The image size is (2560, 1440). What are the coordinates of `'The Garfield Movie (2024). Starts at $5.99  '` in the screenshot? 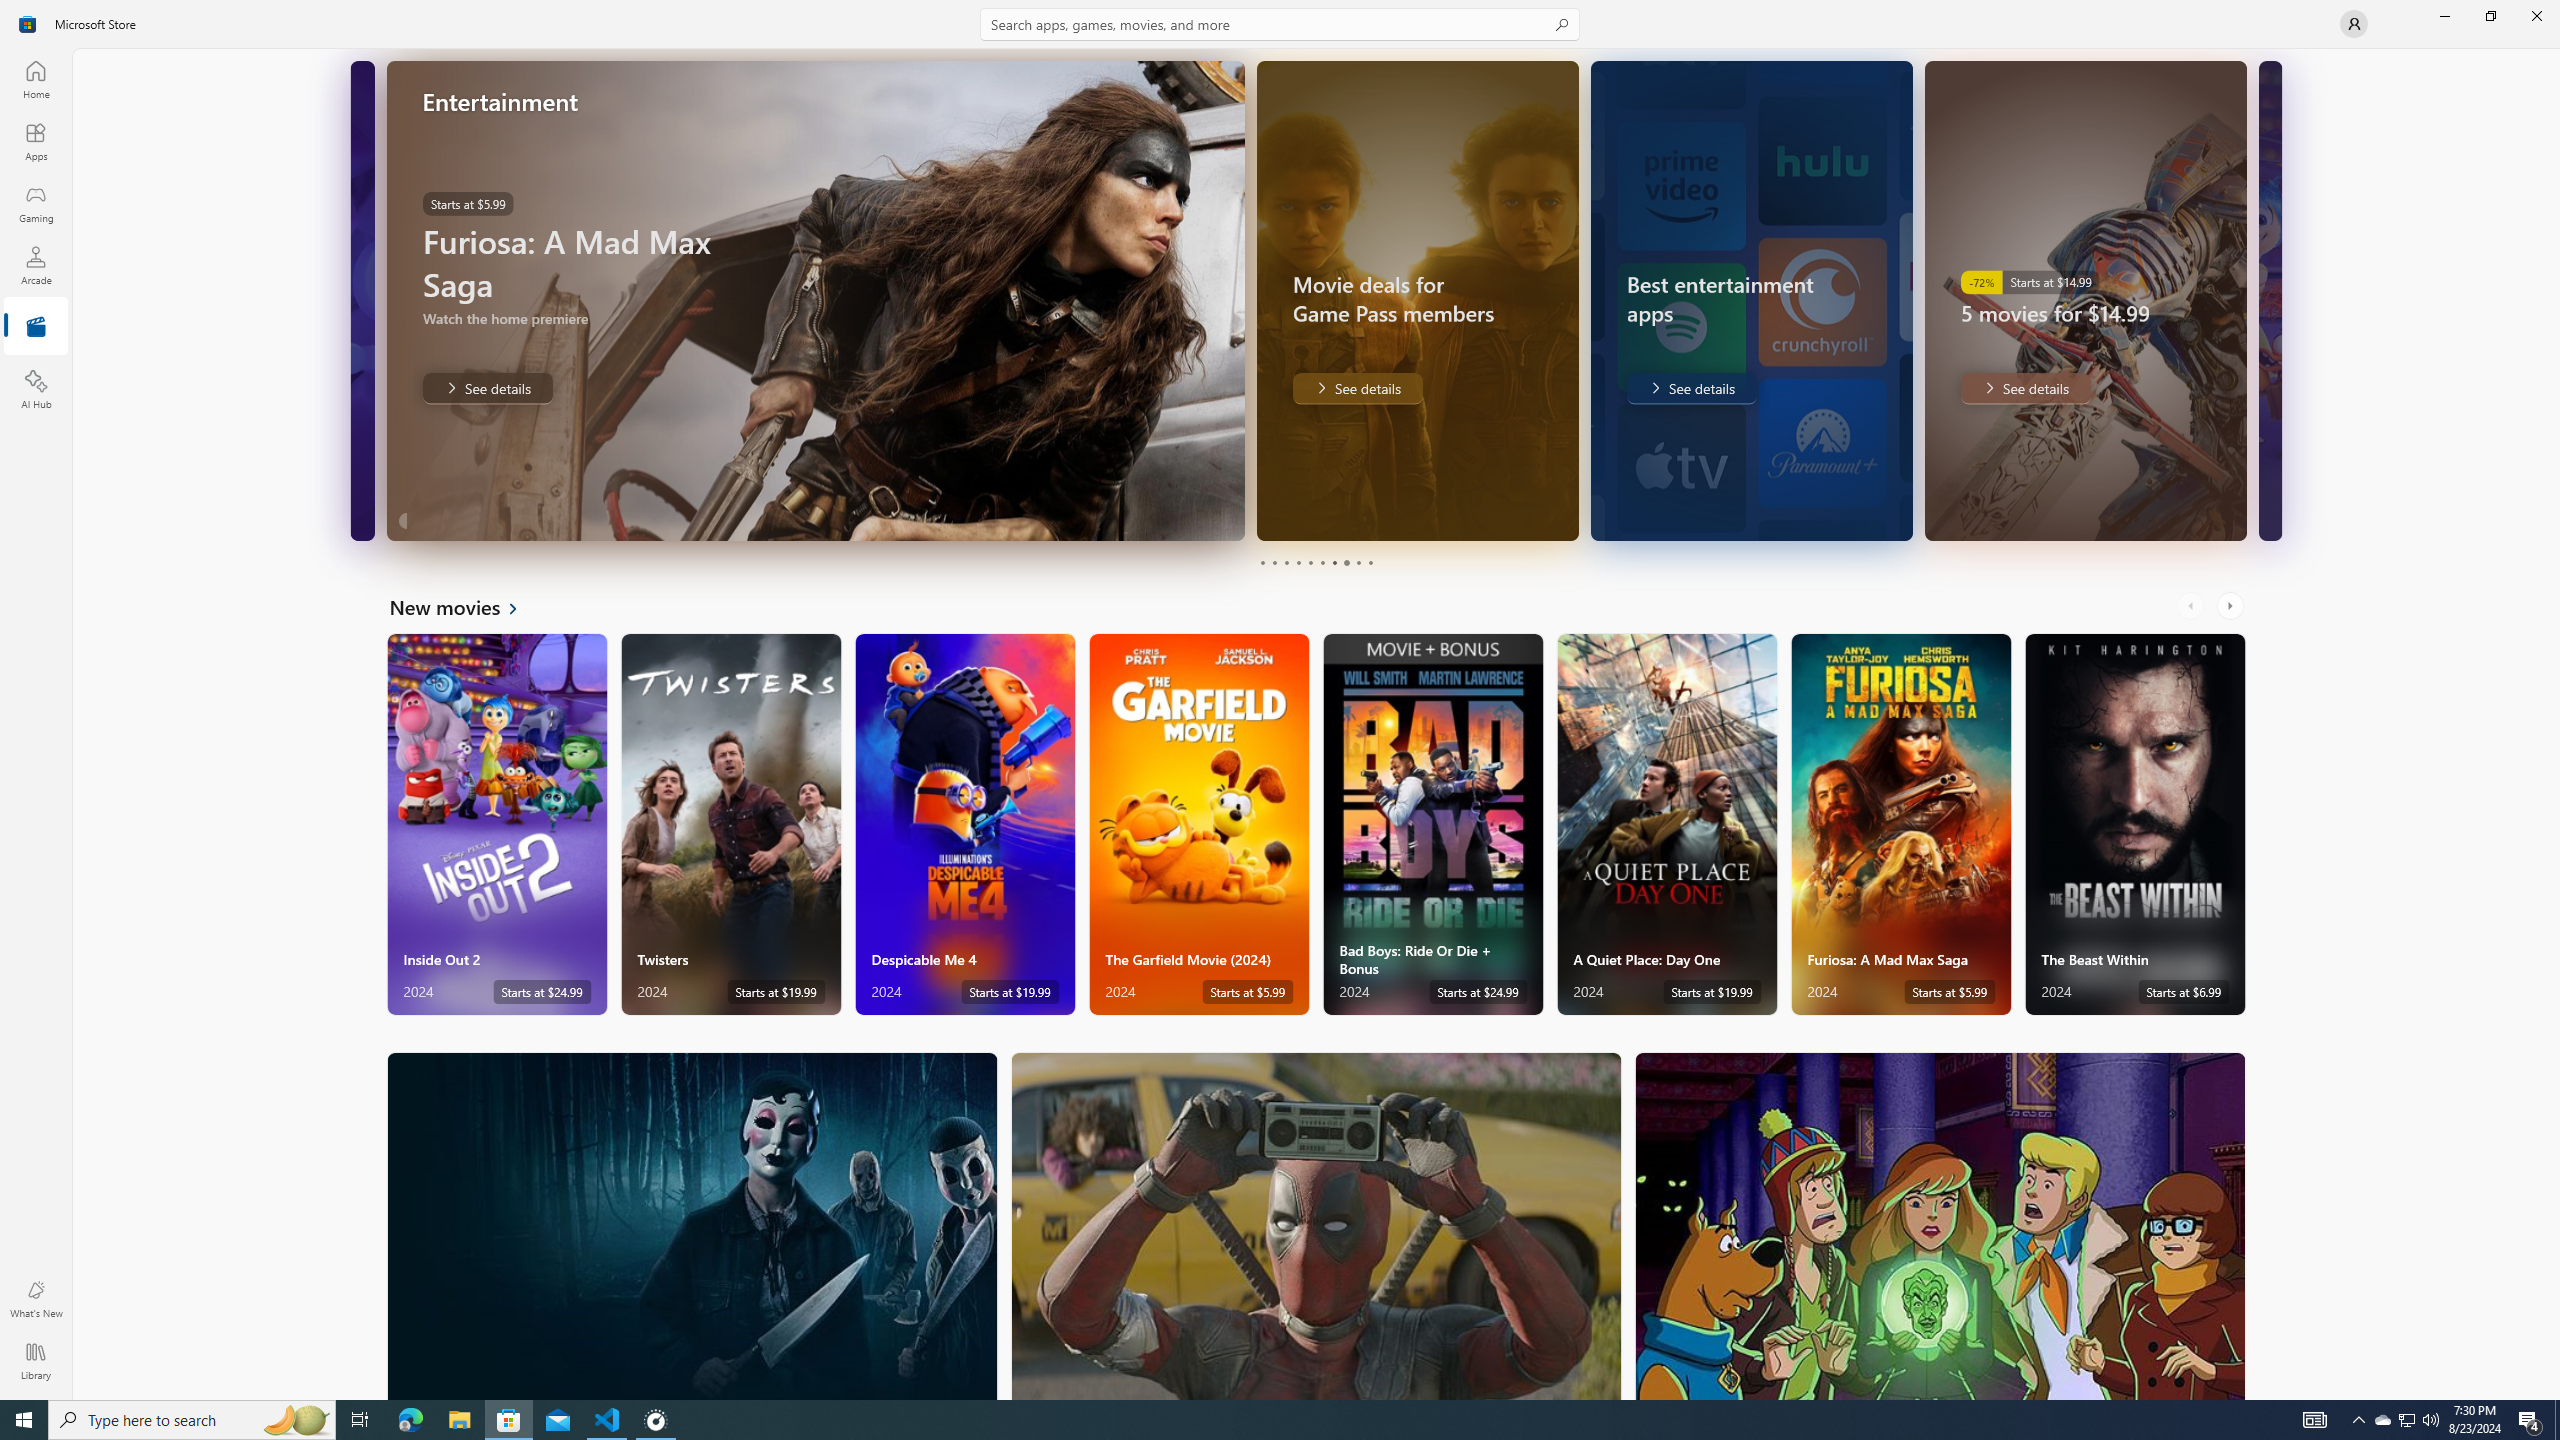 It's located at (1198, 824).